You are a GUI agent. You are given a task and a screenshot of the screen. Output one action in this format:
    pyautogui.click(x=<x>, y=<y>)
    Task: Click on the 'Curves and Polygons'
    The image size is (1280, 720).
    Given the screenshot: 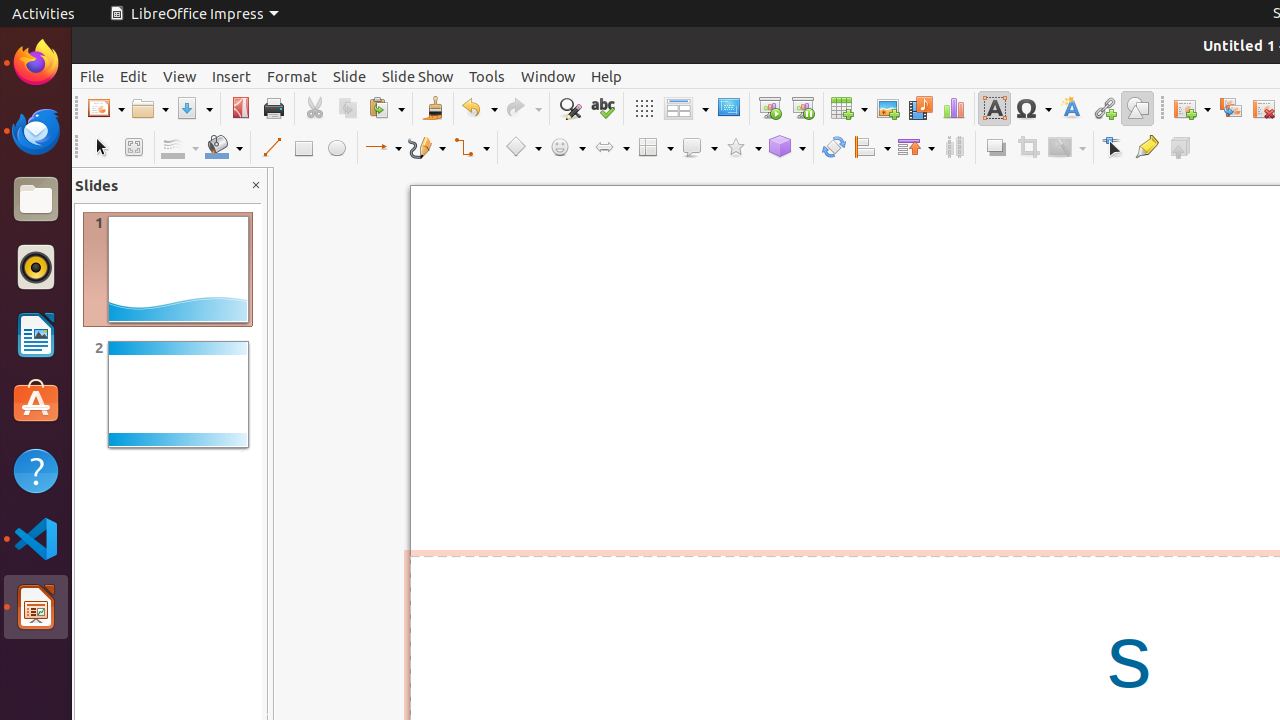 What is the action you would take?
    pyautogui.click(x=426, y=146)
    